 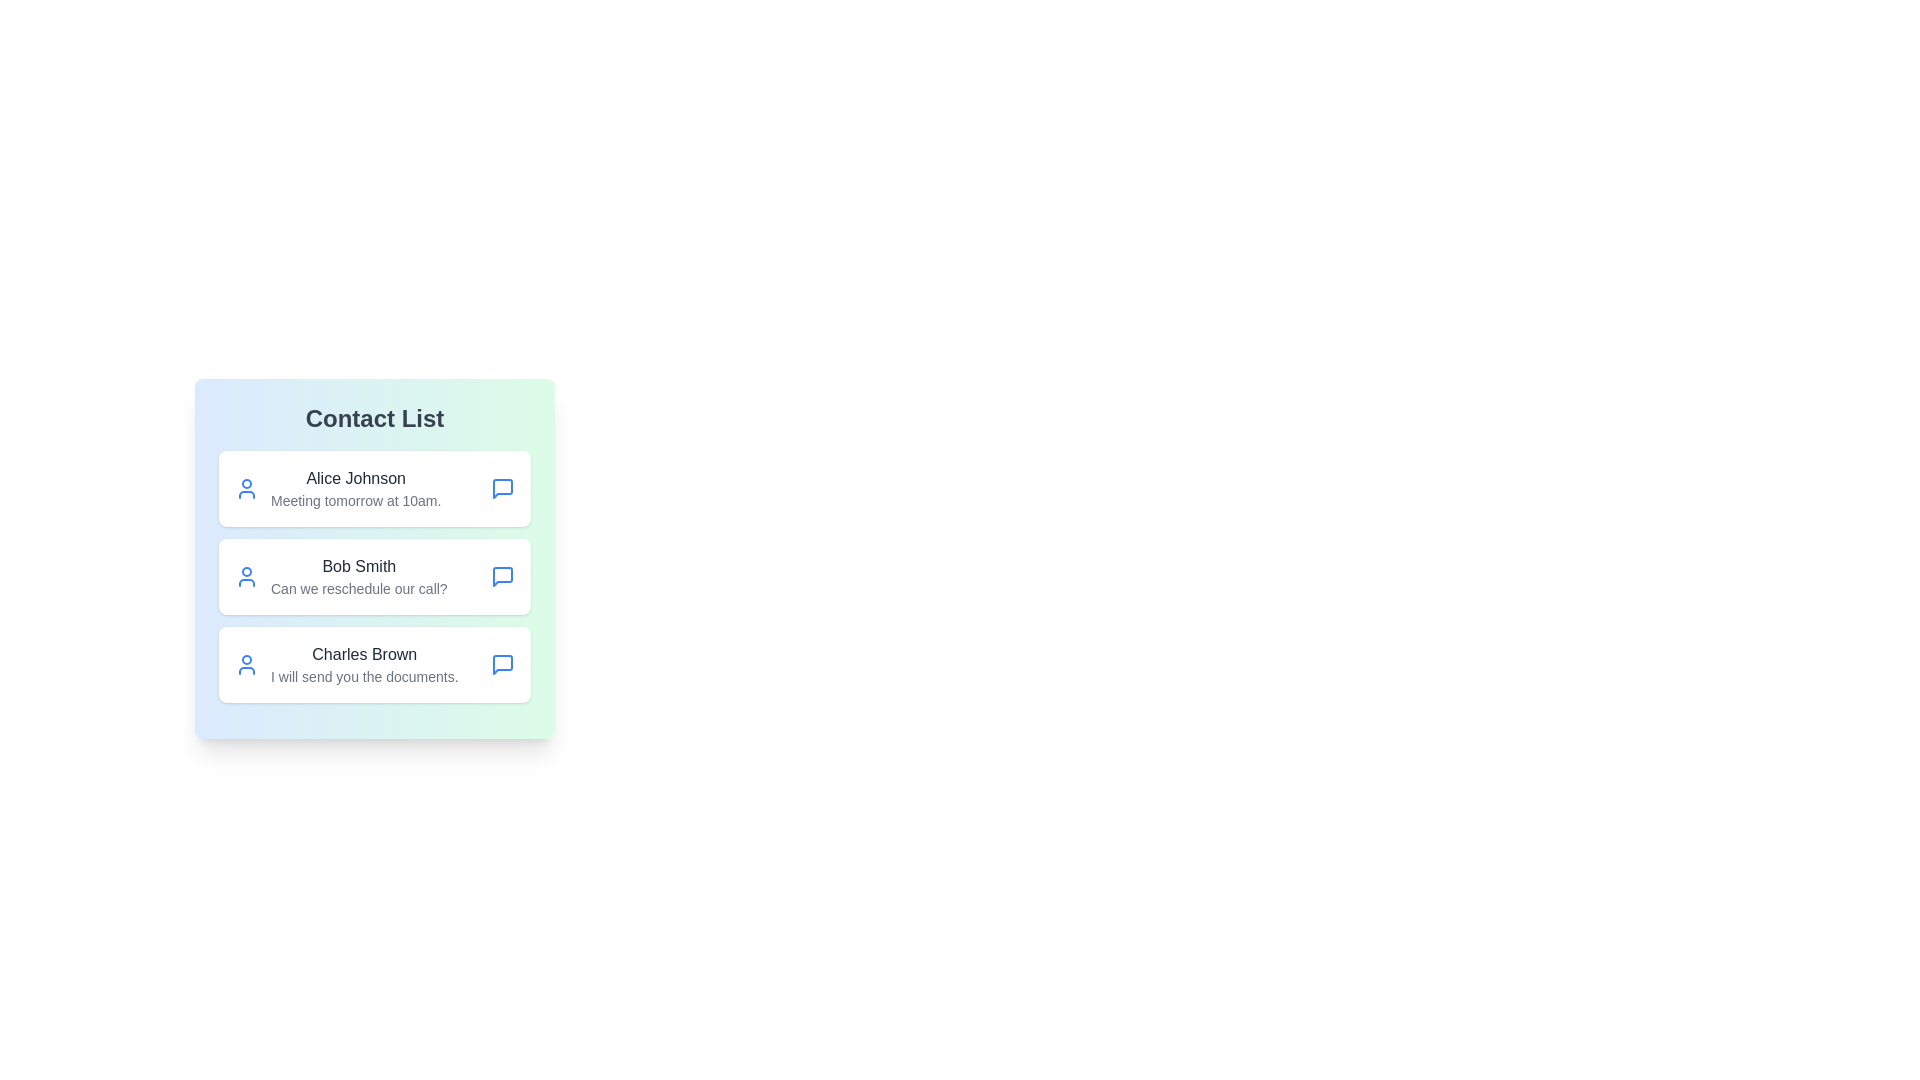 I want to click on the contact Bob Smith to select it, so click(x=374, y=577).